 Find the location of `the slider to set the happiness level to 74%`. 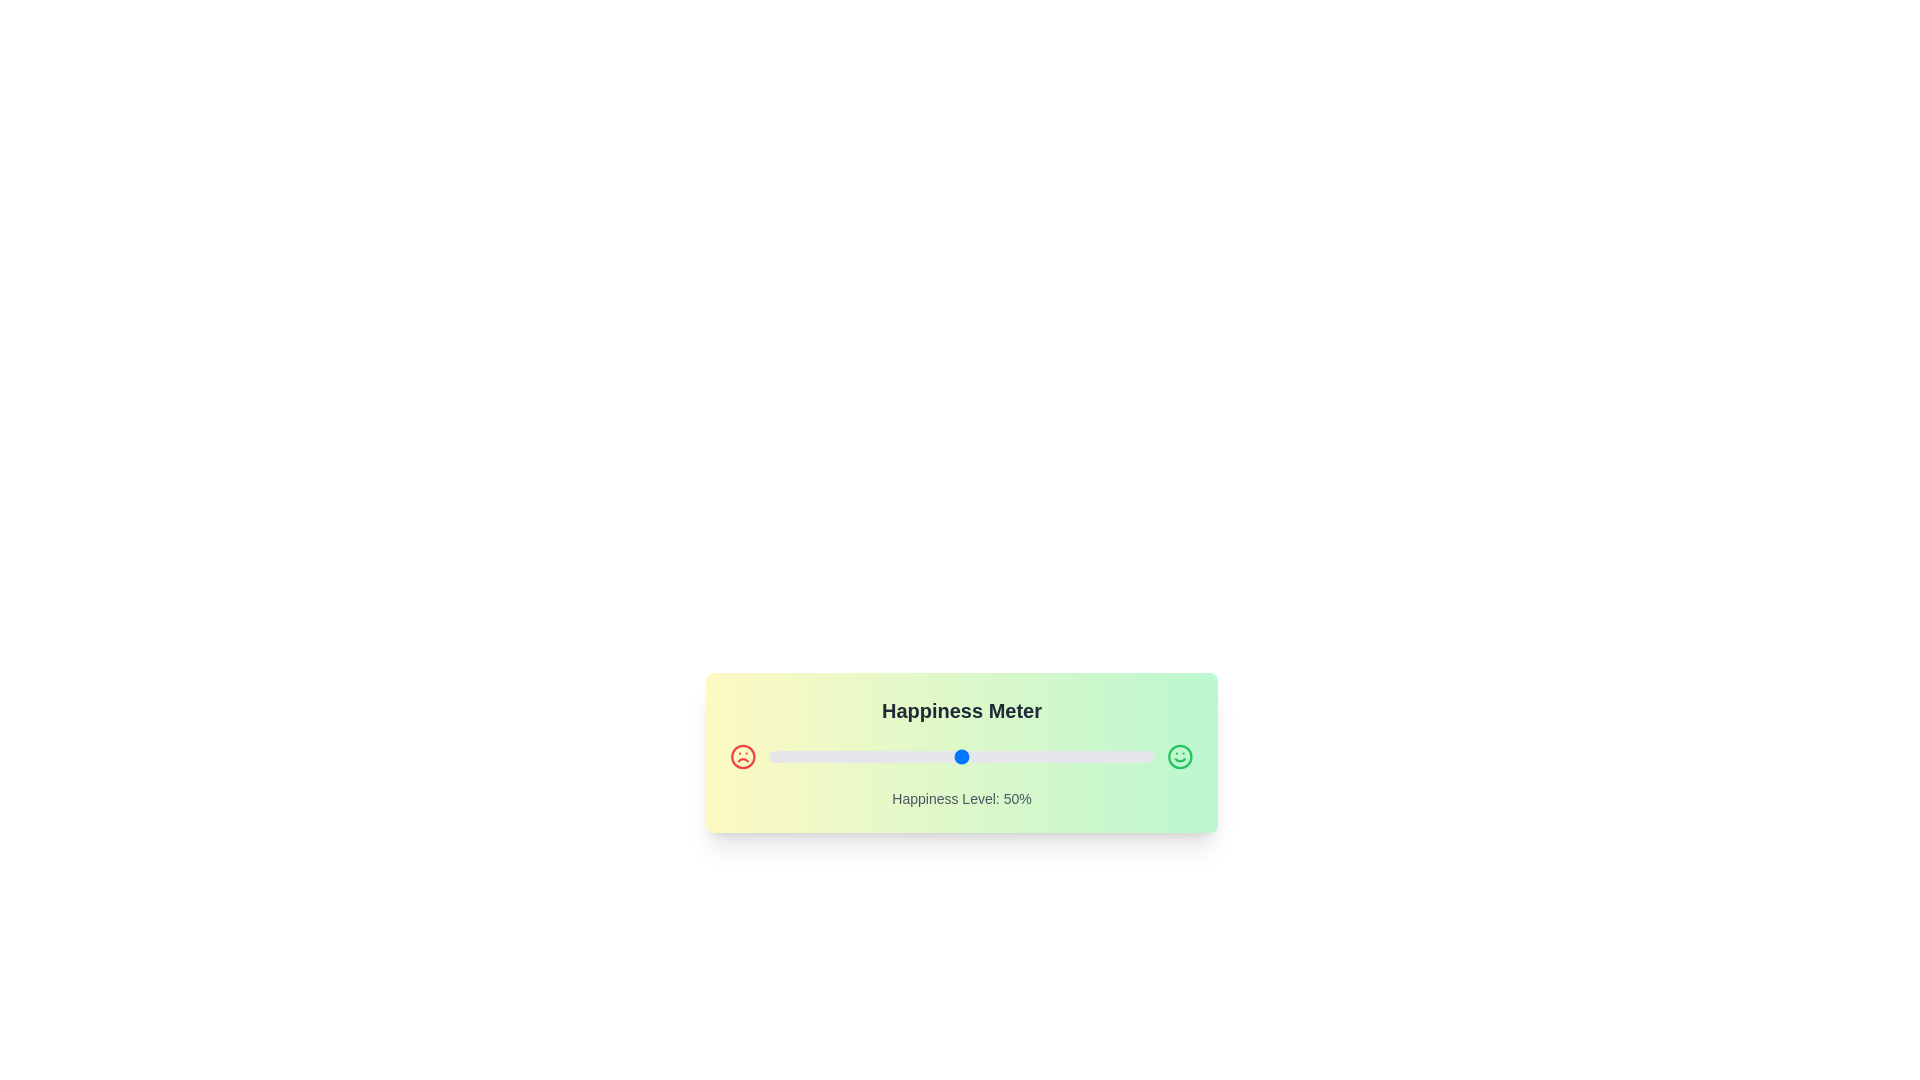

the slider to set the happiness level to 74% is located at coordinates (1053, 756).